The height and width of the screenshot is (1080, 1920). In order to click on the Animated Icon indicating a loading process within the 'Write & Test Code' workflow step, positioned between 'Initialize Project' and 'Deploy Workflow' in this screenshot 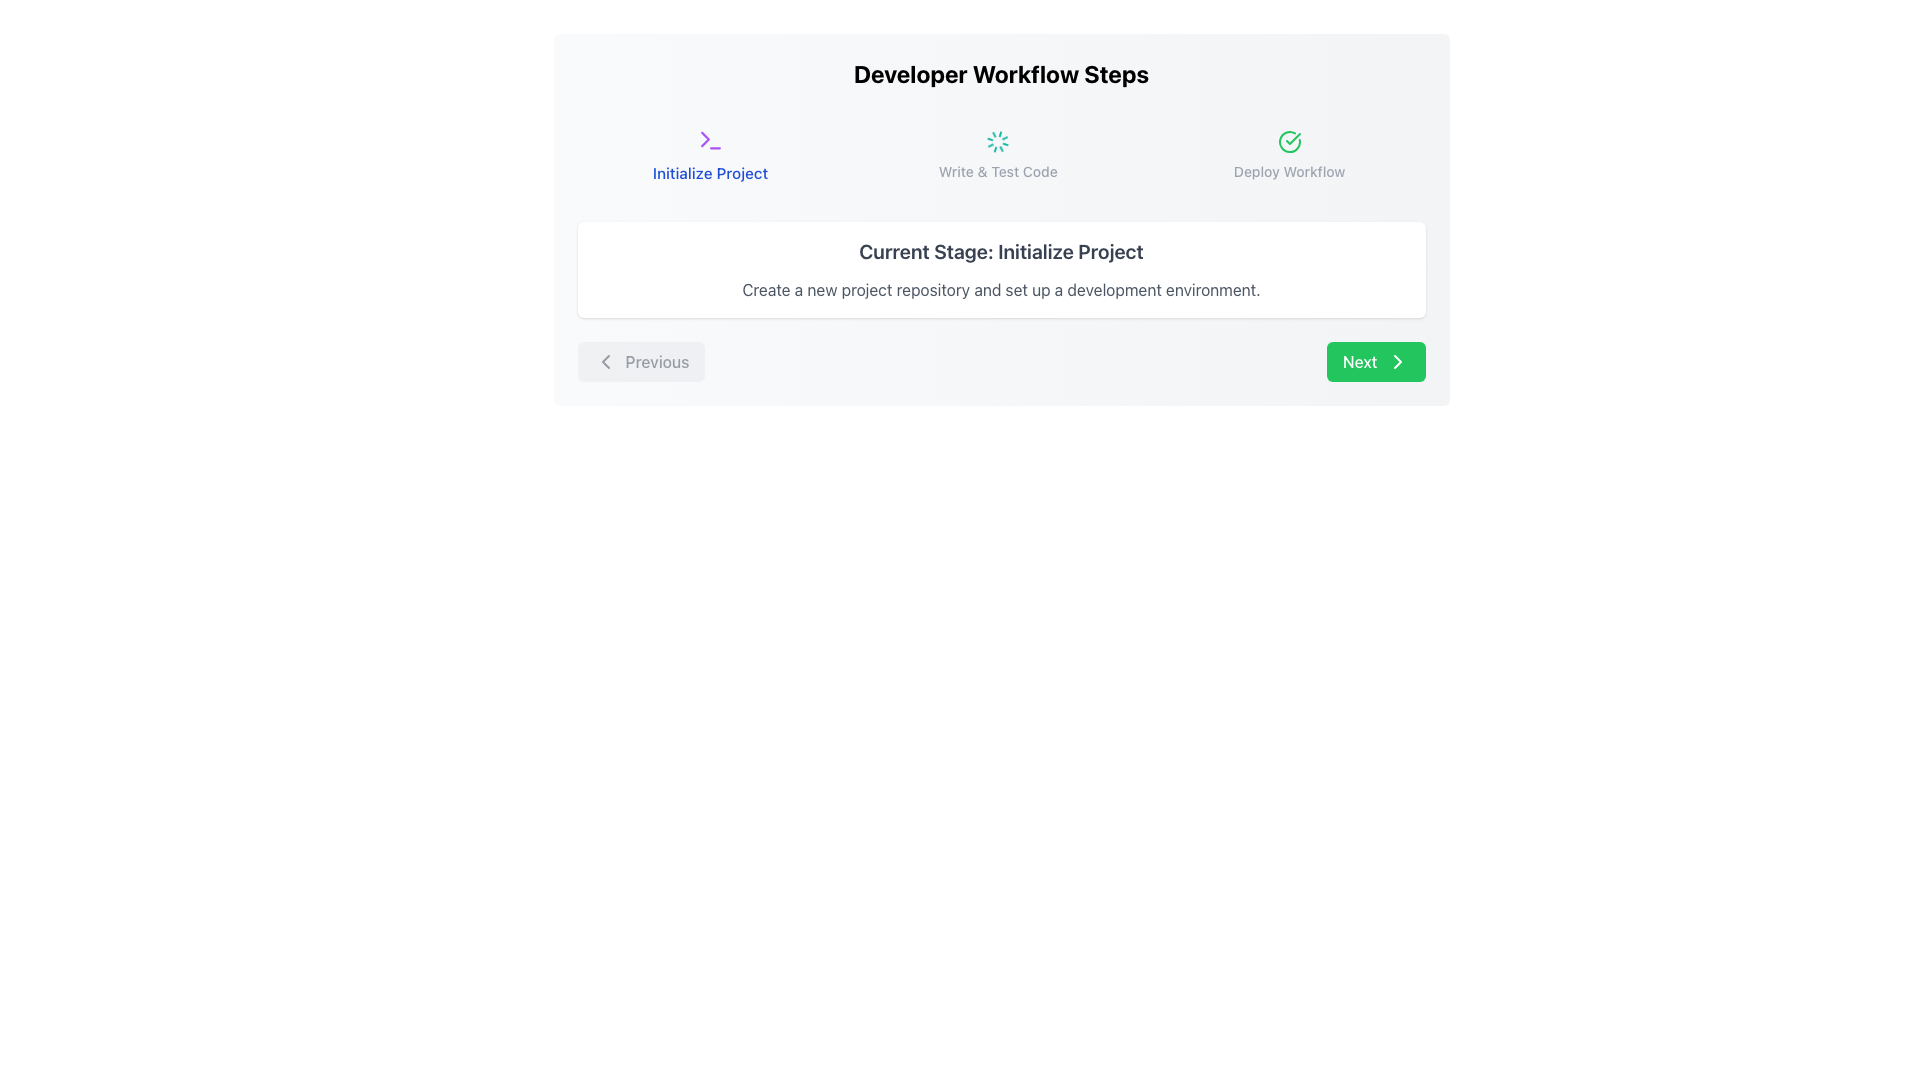, I will do `click(998, 141)`.